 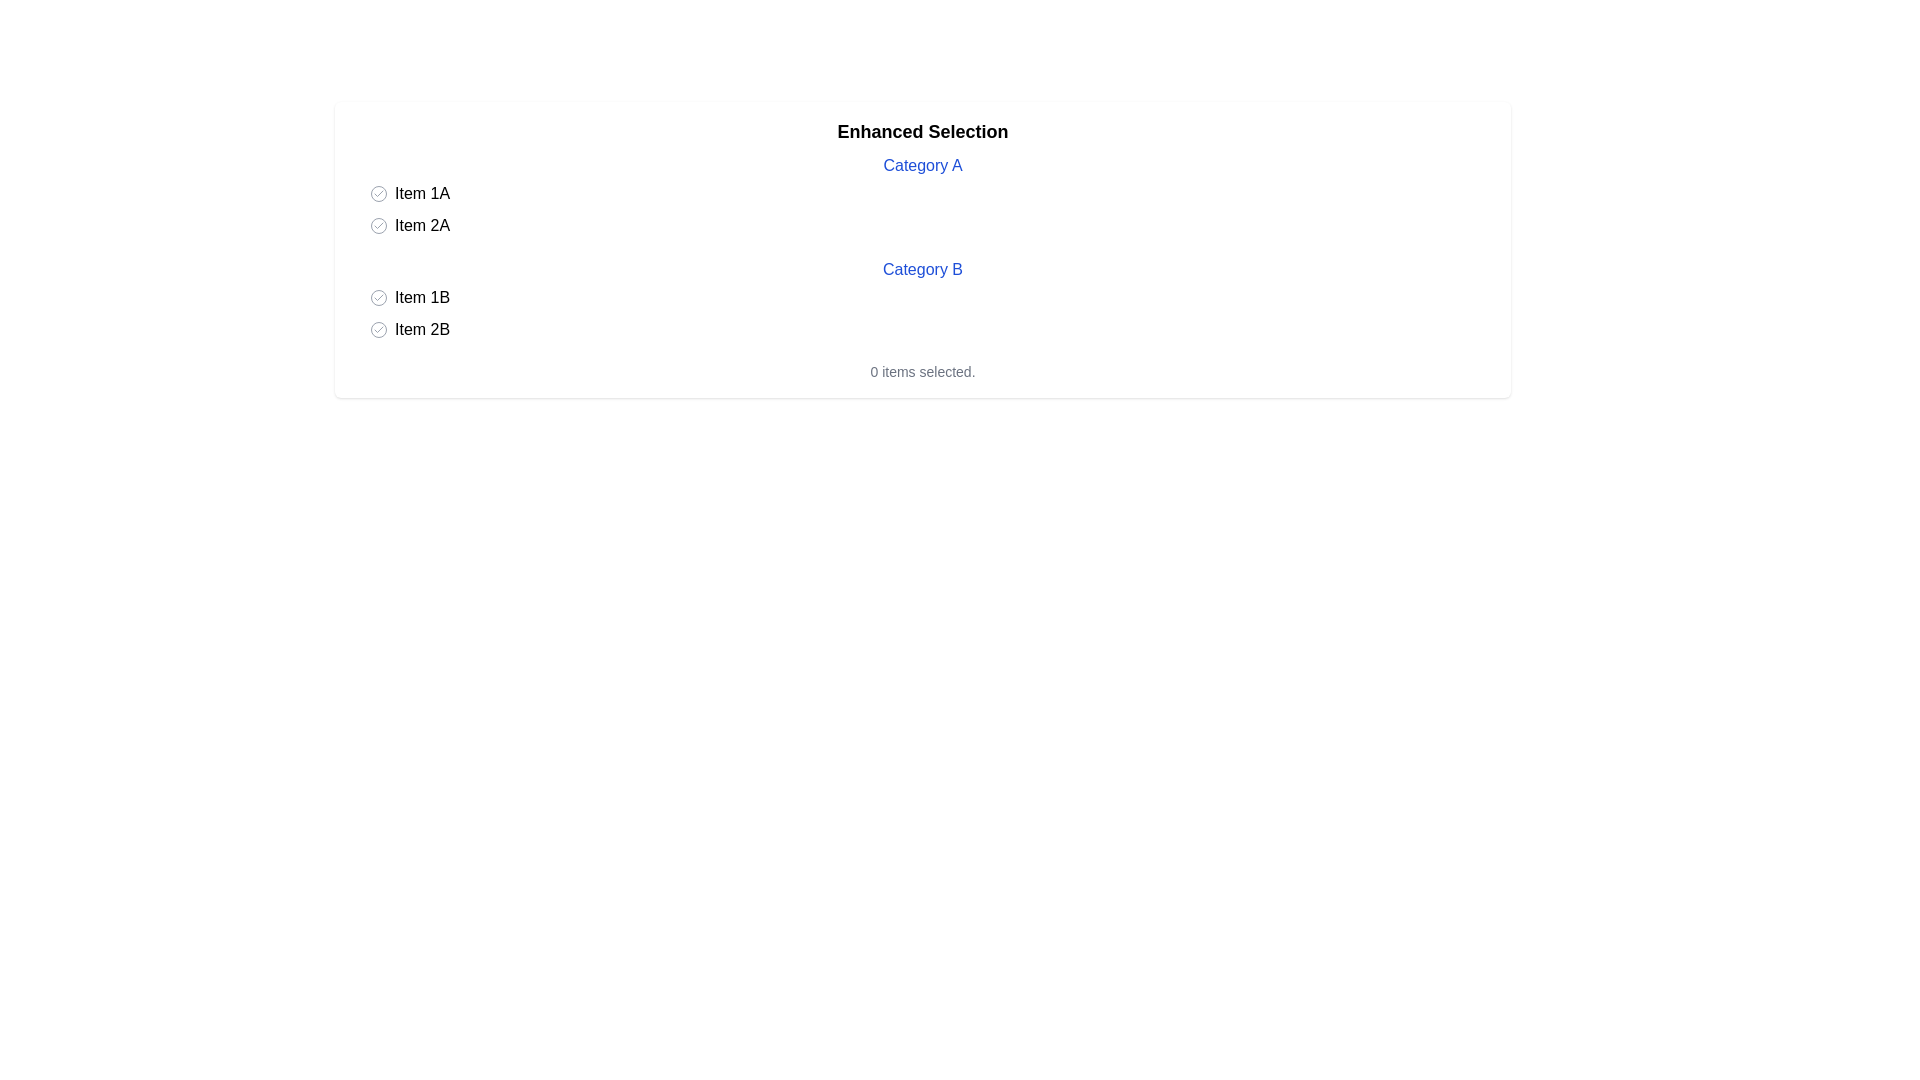 What do you see at coordinates (379, 297) in the screenshot?
I see `the checkmark icon within the circular radio button for the option labeled 'Item 1B'` at bounding box center [379, 297].